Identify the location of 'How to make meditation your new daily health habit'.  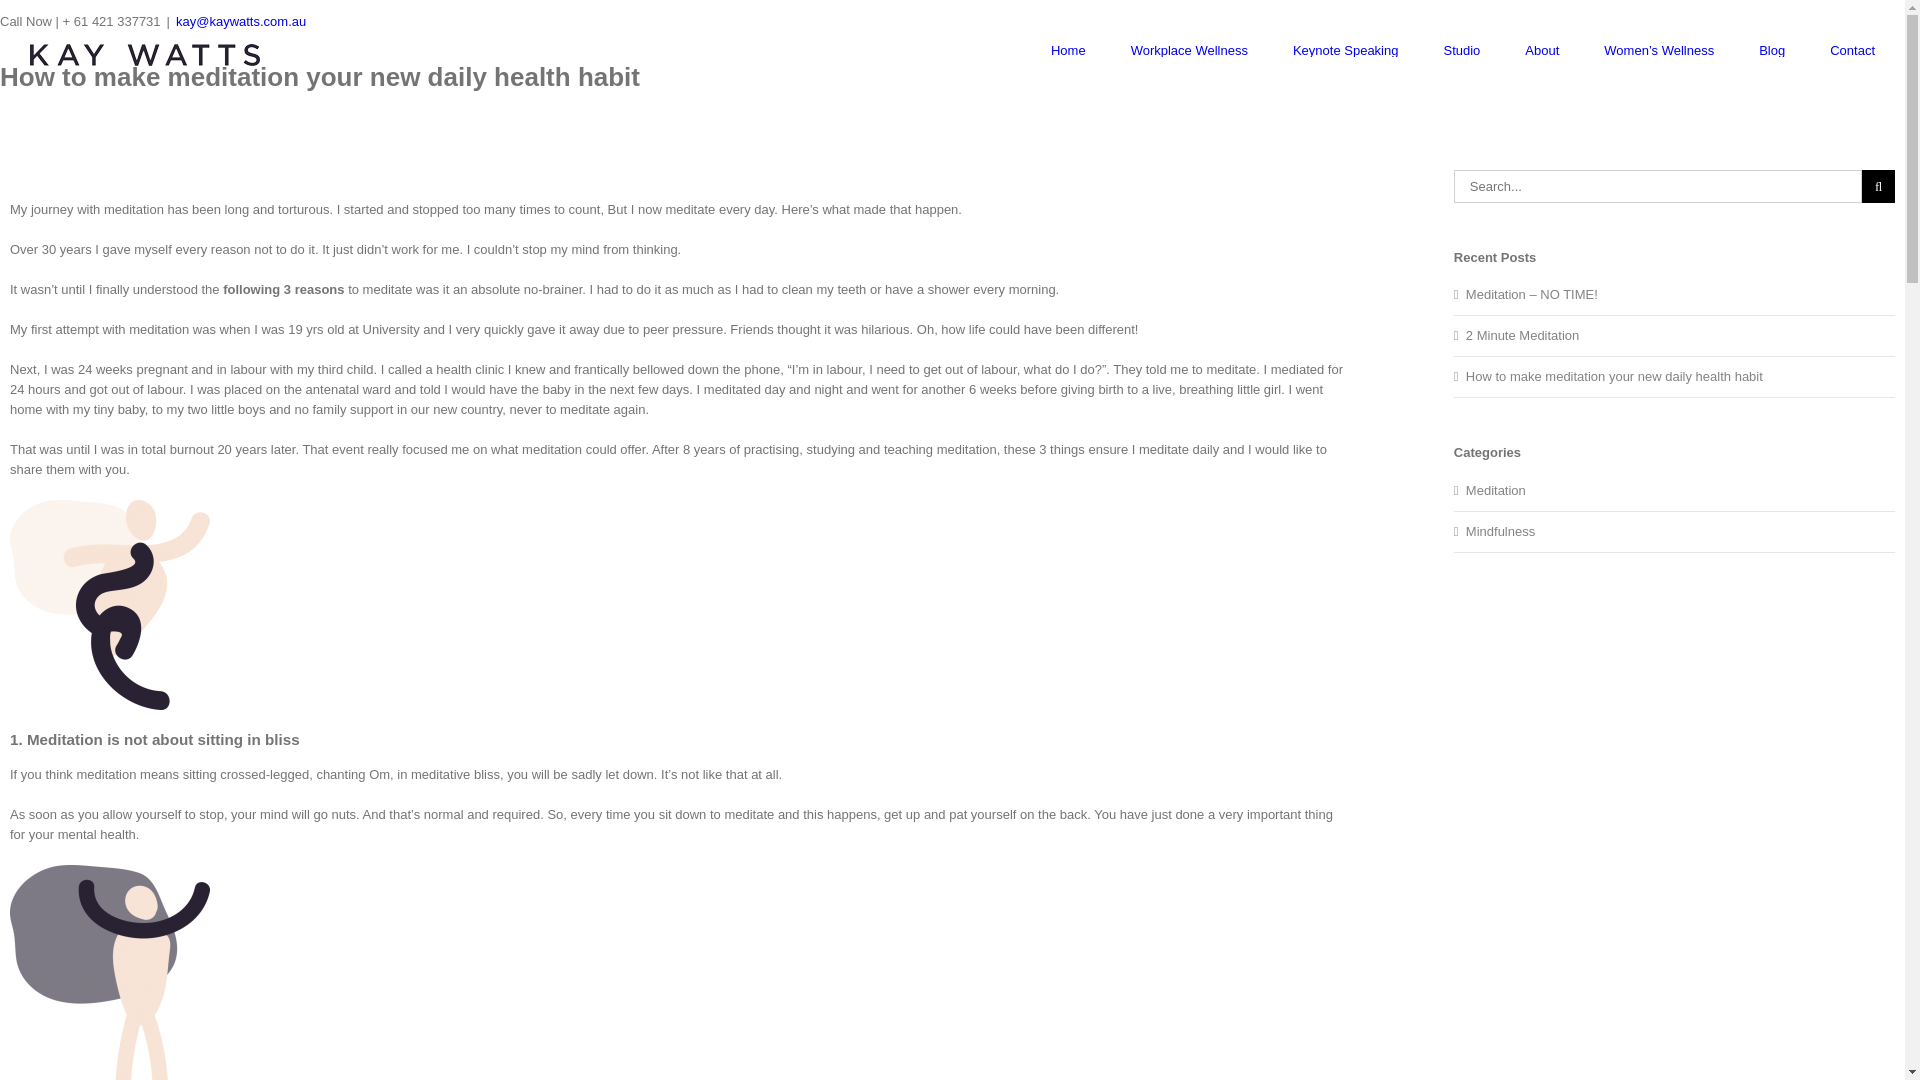
(1614, 376).